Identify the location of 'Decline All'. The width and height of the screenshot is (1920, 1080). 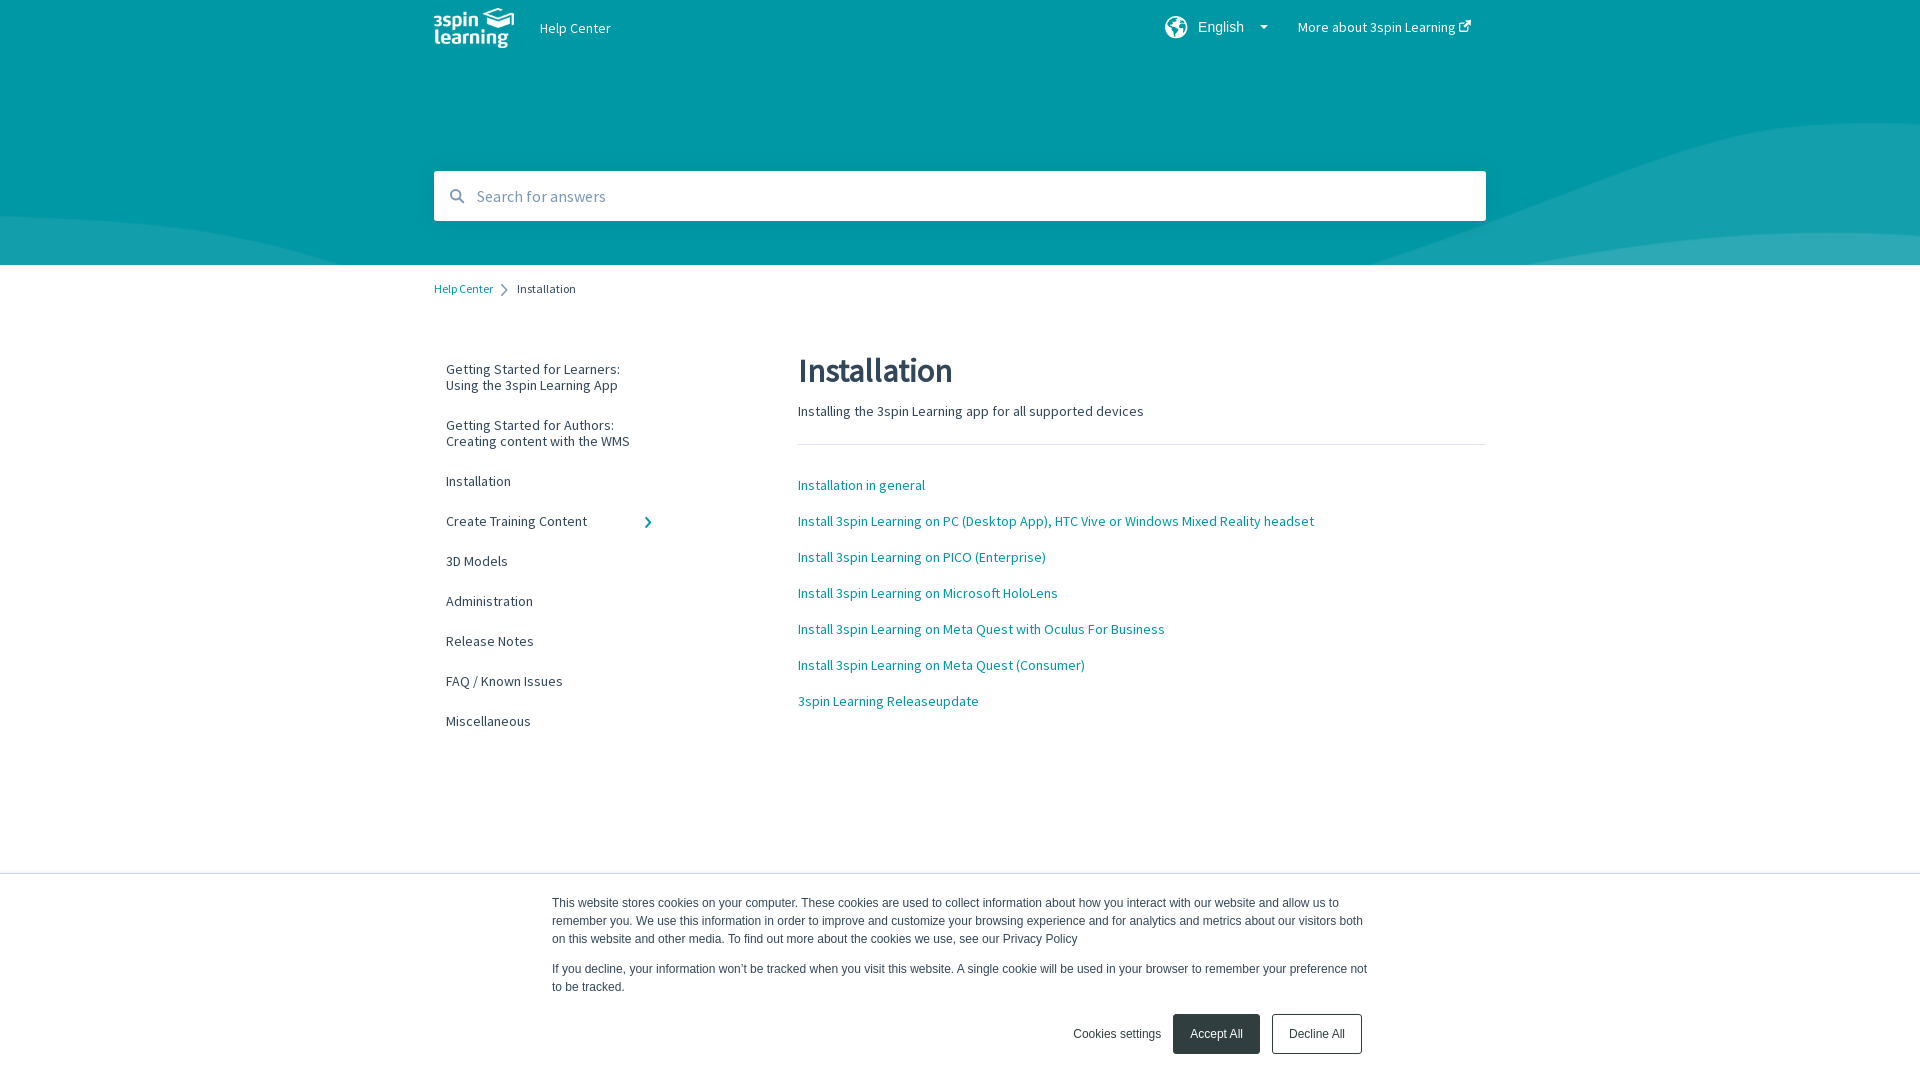
(1271, 1033).